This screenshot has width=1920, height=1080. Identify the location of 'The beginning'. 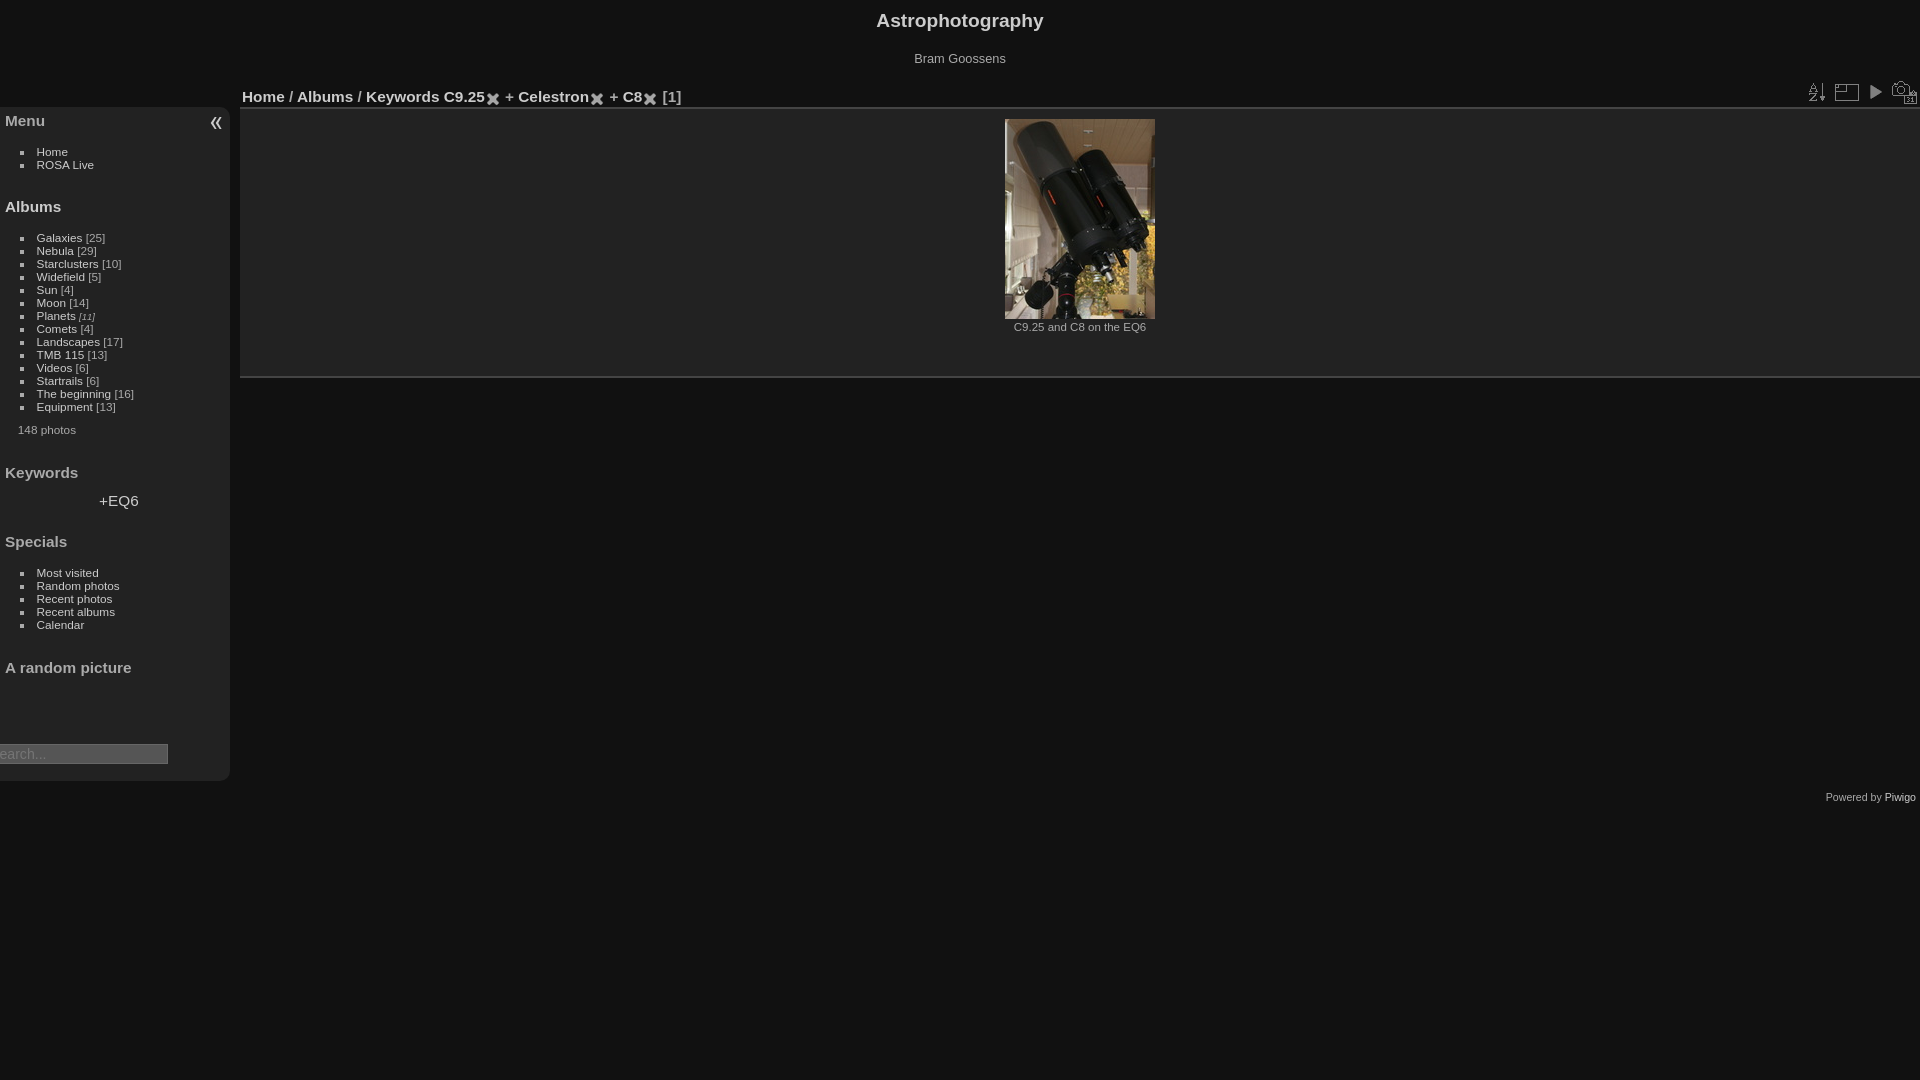
(37, 393).